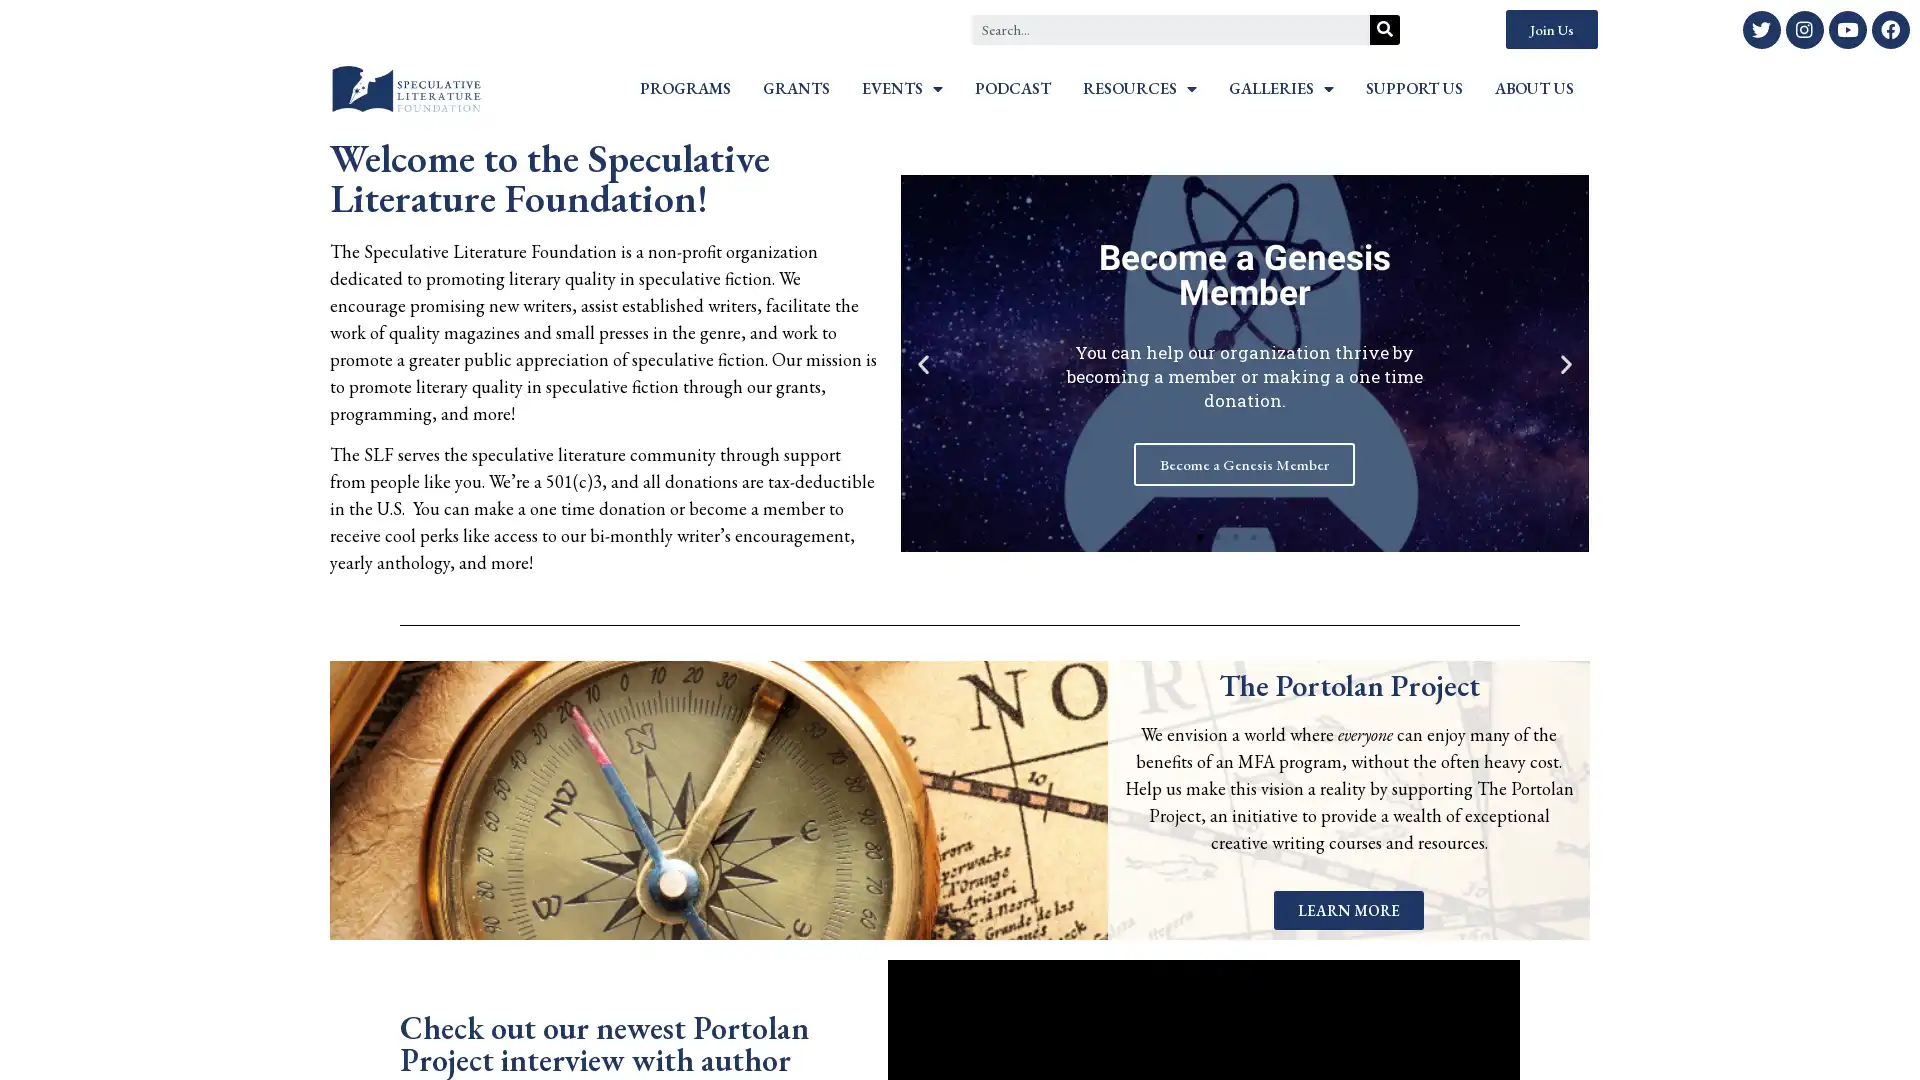 This screenshot has width=1920, height=1080. What do you see at coordinates (1384, 29) in the screenshot?
I see `Search` at bounding box center [1384, 29].